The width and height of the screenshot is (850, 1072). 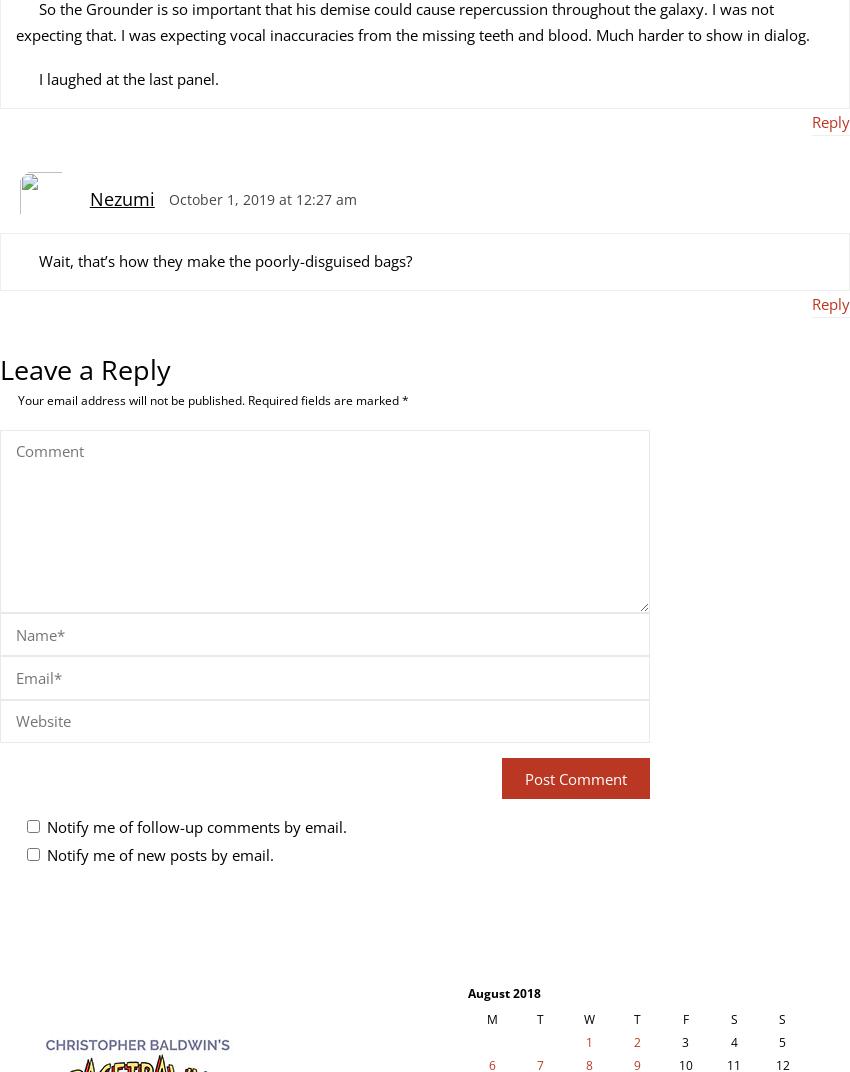 What do you see at coordinates (684, 1019) in the screenshot?
I see `'F'` at bounding box center [684, 1019].